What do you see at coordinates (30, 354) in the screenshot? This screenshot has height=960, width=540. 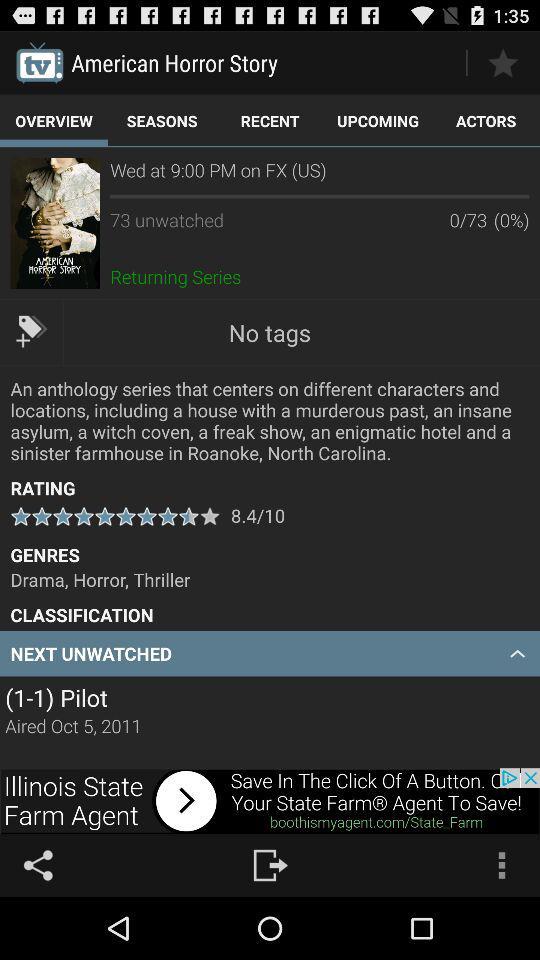 I see `the label icon` at bounding box center [30, 354].